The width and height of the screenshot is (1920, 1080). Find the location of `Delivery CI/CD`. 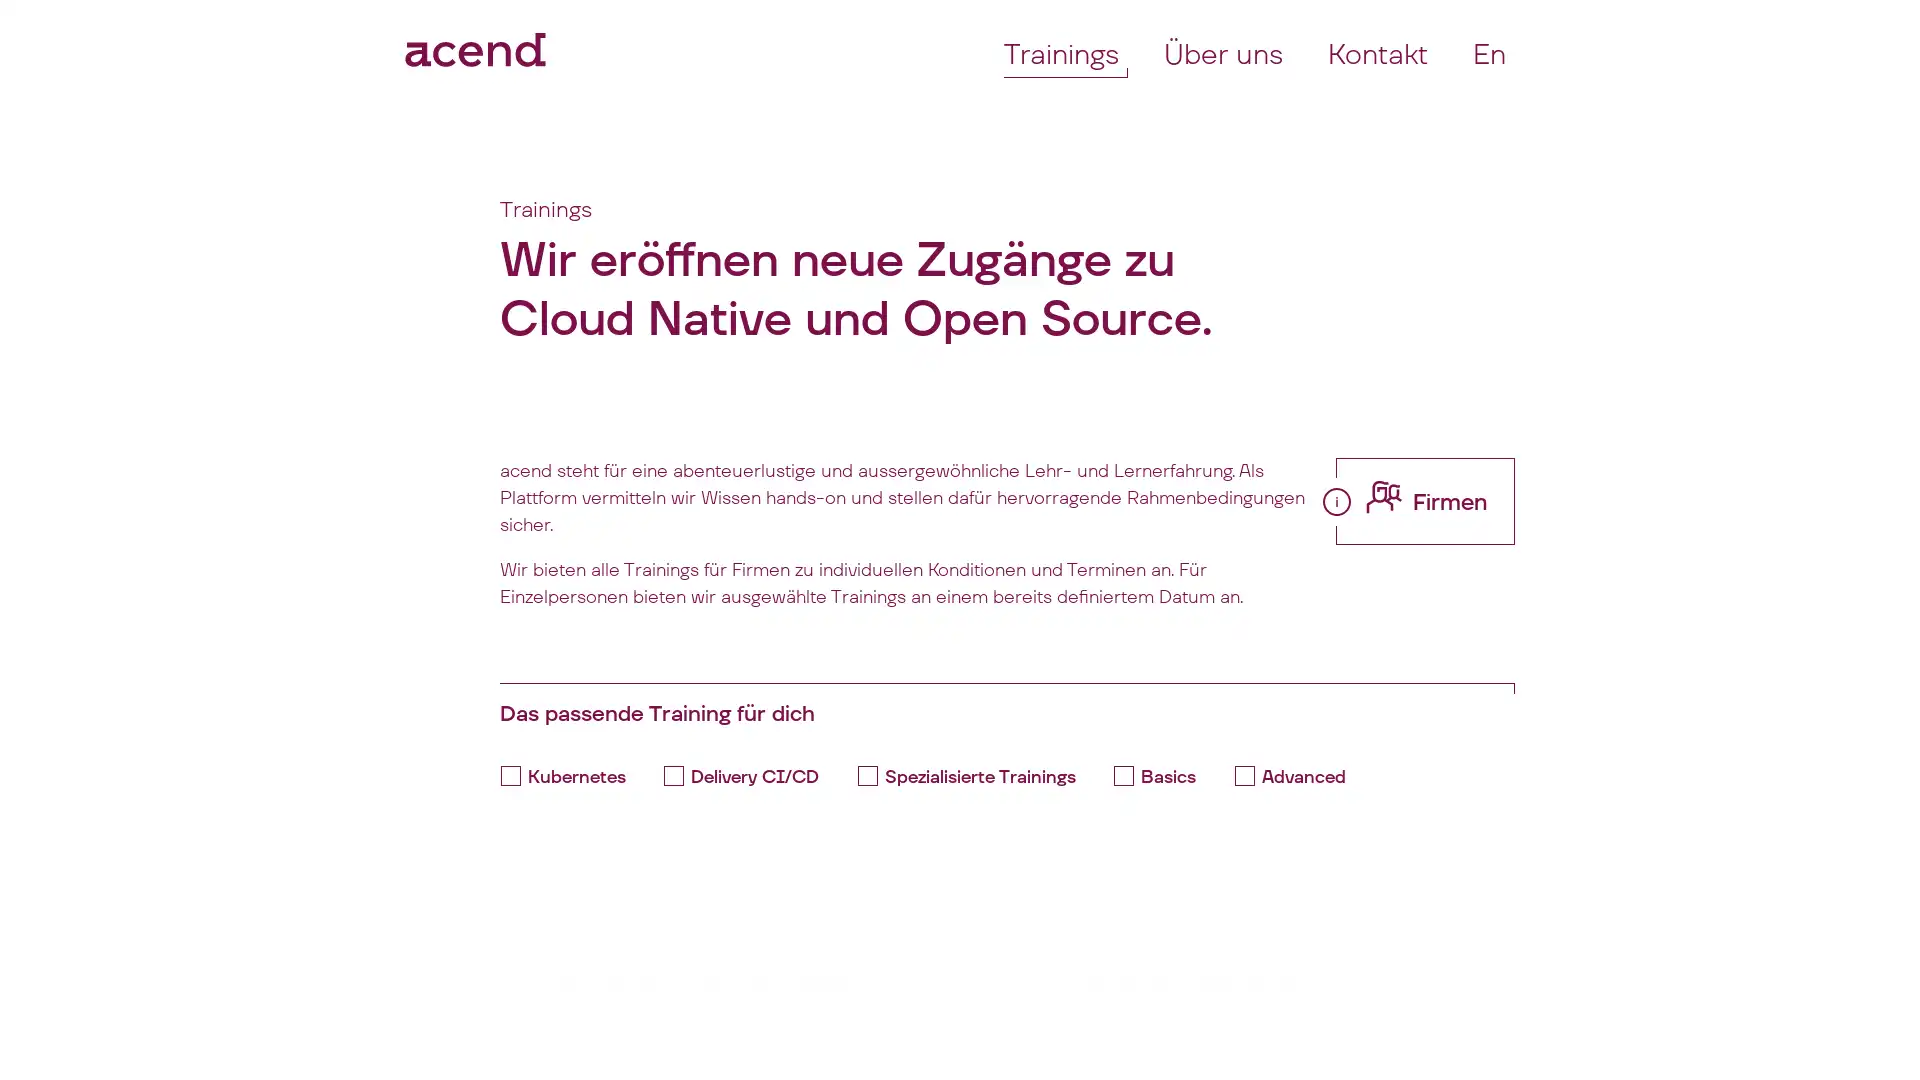

Delivery CI/CD is located at coordinates (747, 775).